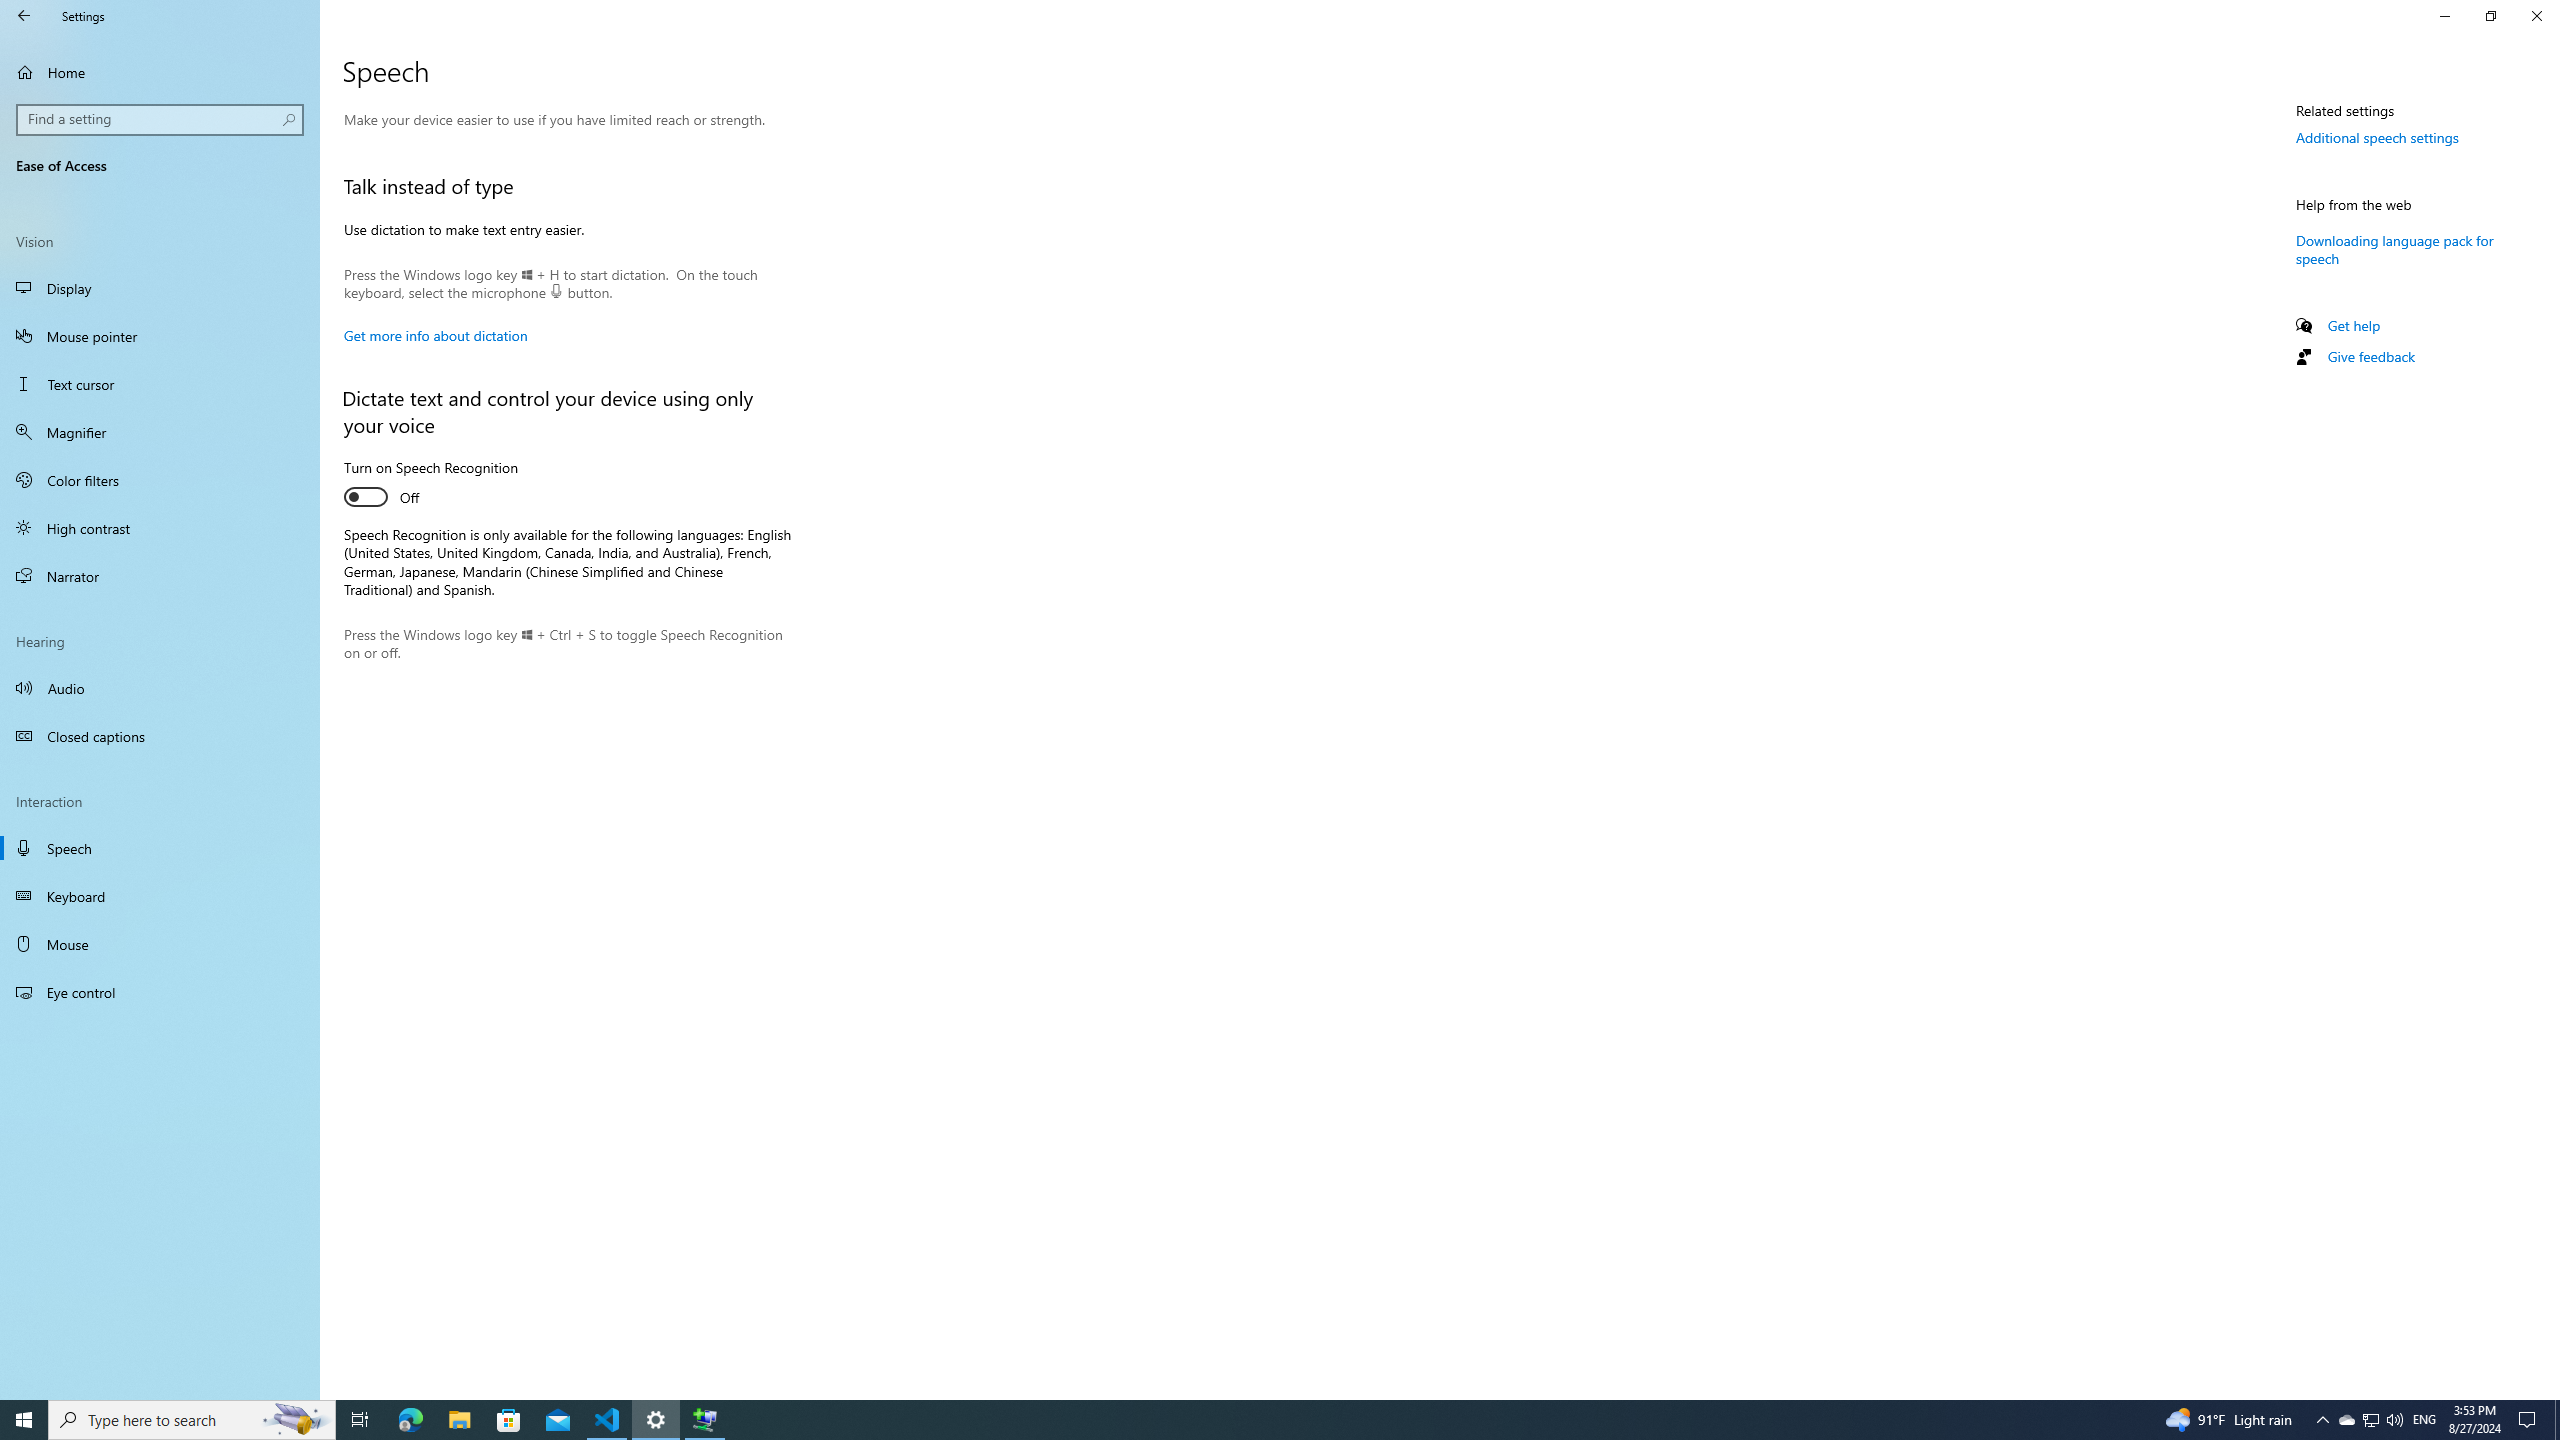  What do you see at coordinates (435, 334) in the screenshot?
I see `'Get more info about dictation'` at bounding box center [435, 334].